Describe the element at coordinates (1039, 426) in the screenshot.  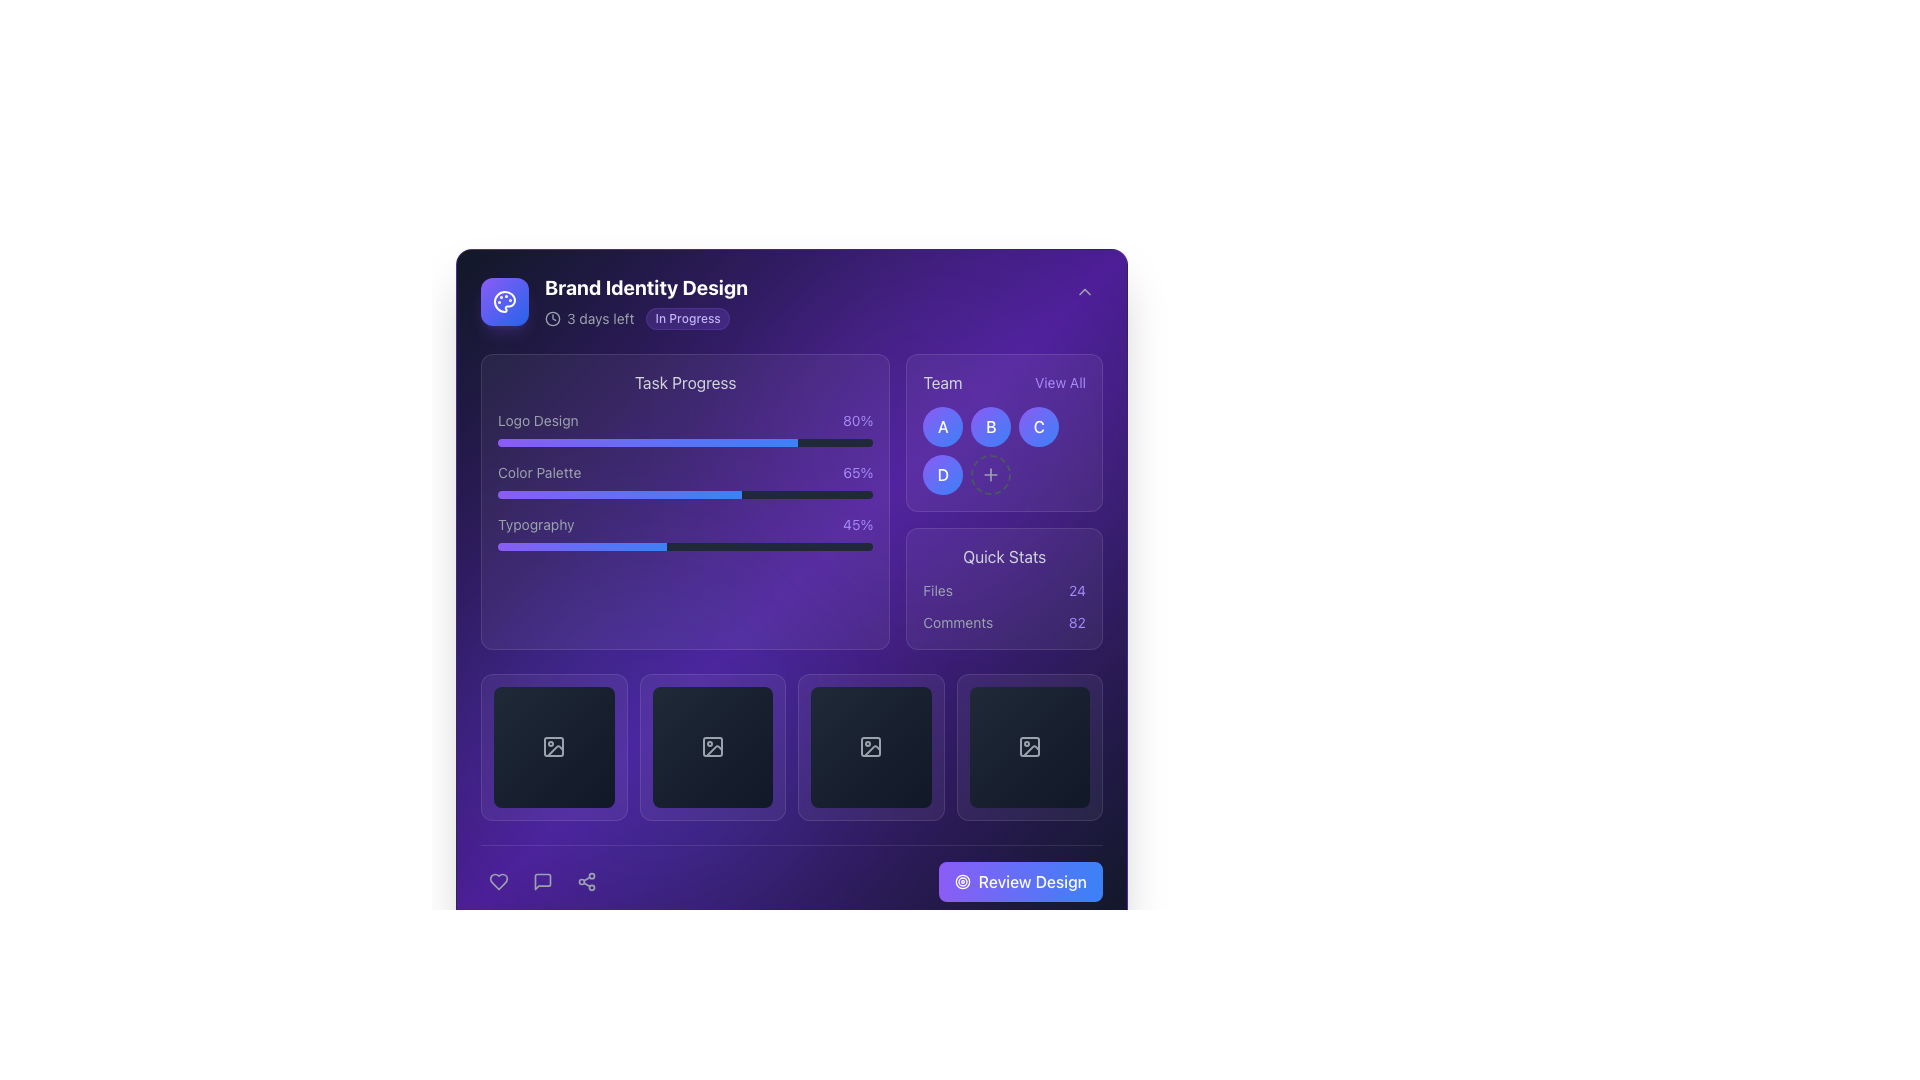
I see `the circular button labeled 'C', which has a gradient background from violet to blue and features a white, bold, uppercase 'C' in the center, located in the 'Team' section of the interface` at that location.